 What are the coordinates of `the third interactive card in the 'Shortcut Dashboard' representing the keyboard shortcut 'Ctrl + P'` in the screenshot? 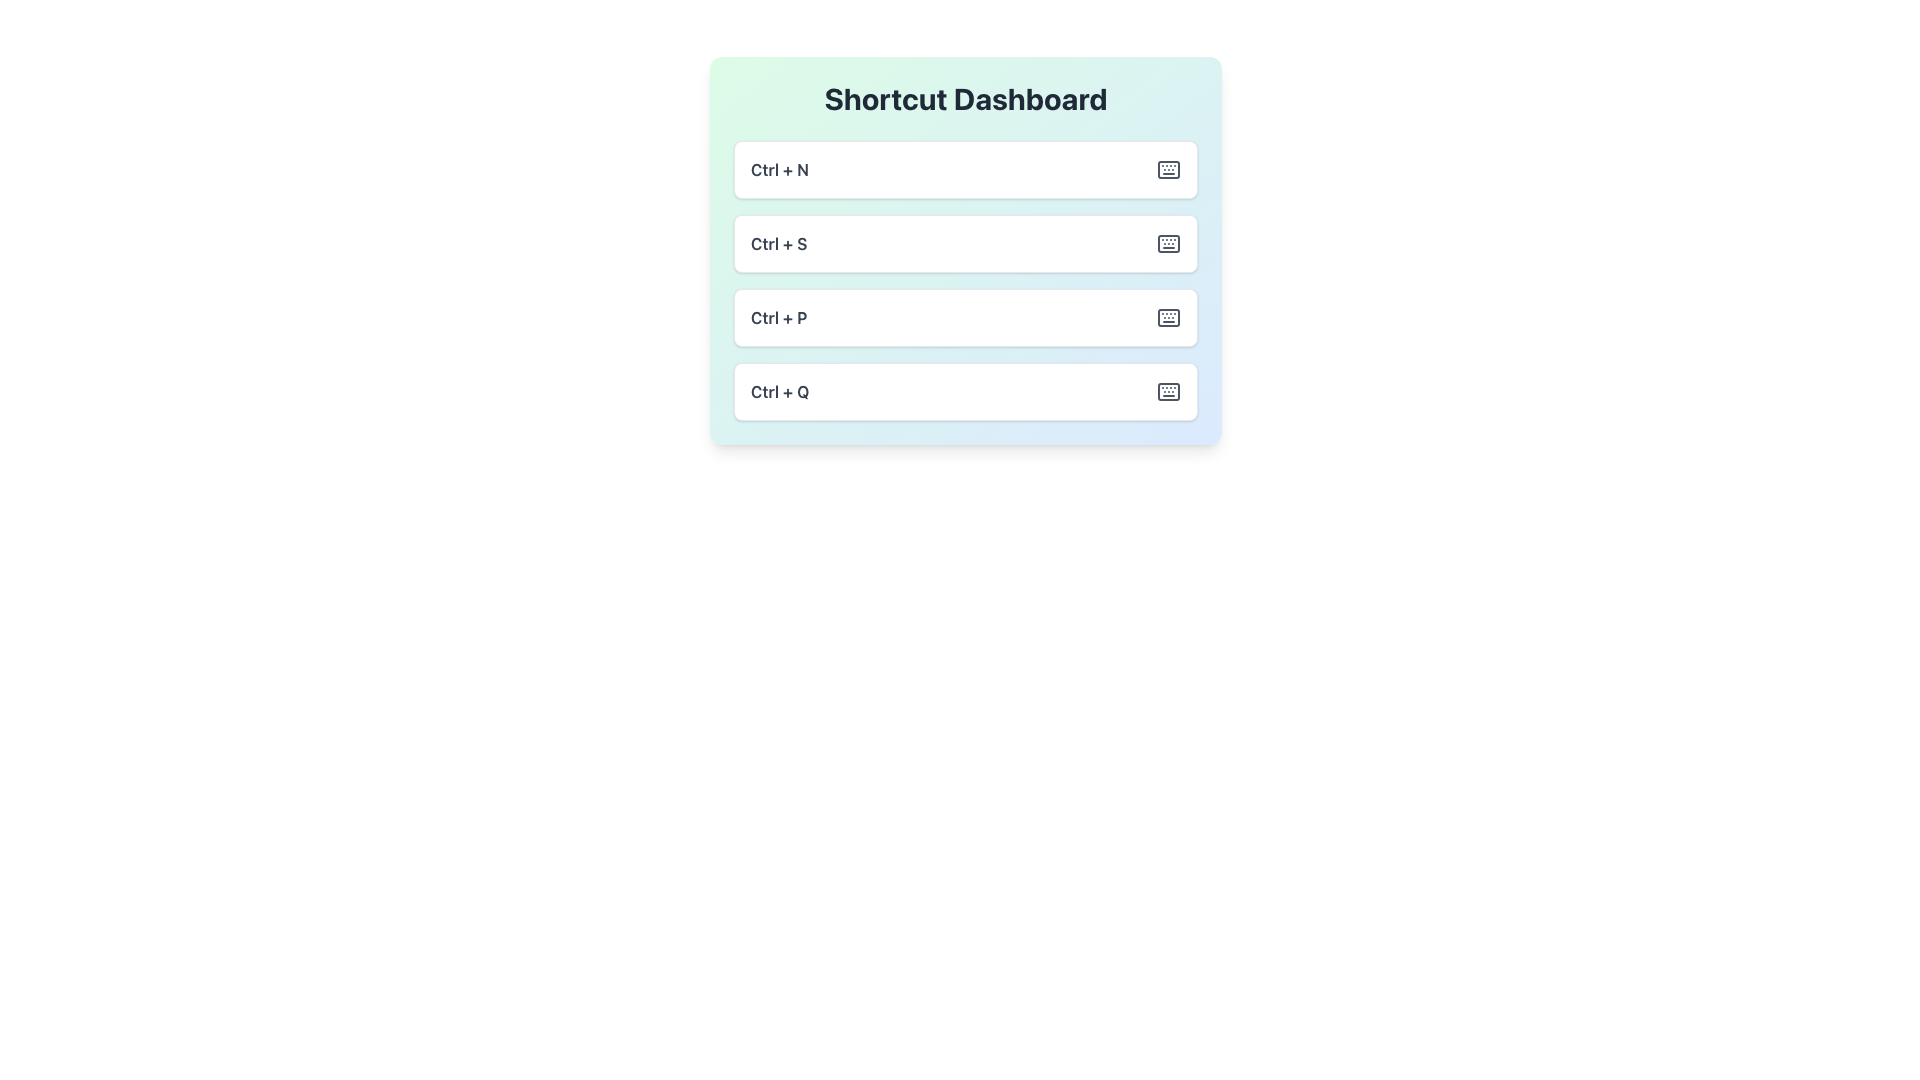 It's located at (965, 281).